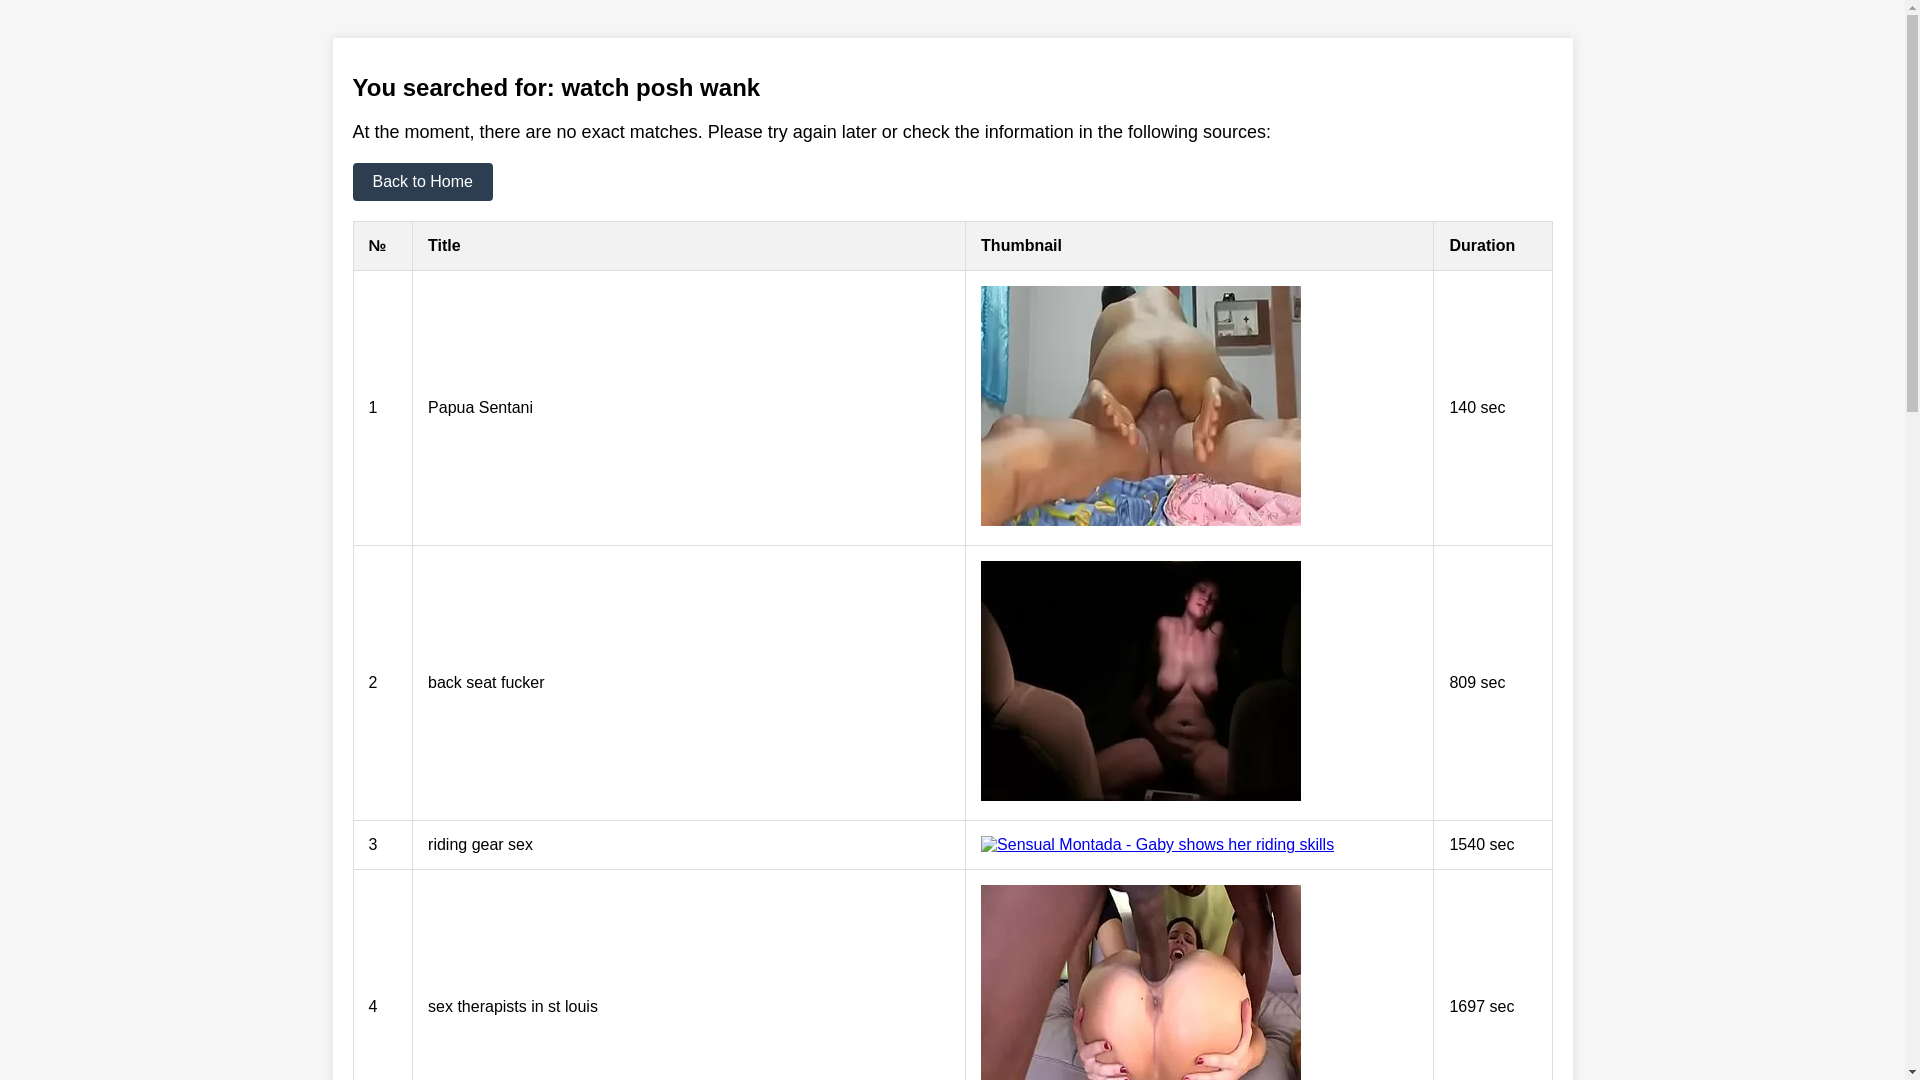 This screenshot has height=1080, width=1920. I want to click on 'Back to Home', so click(421, 181).